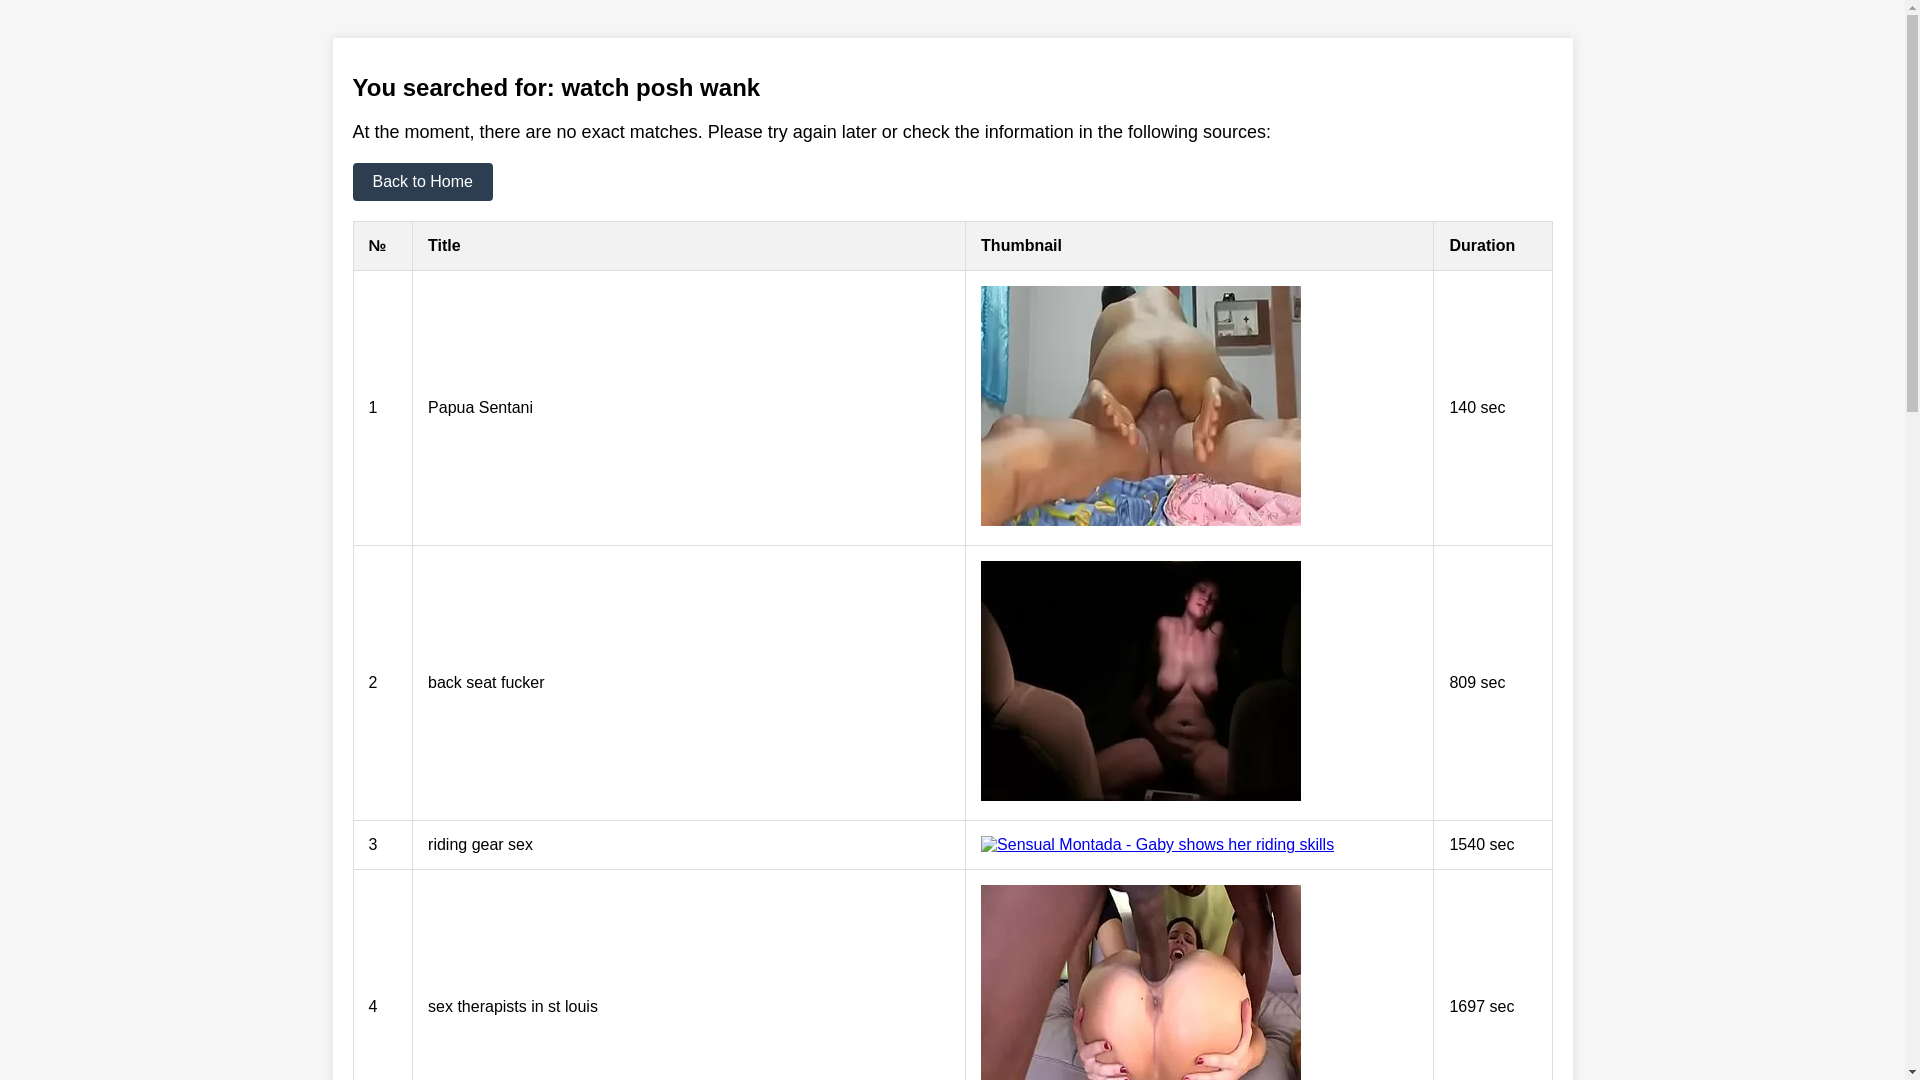 This screenshot has height=1080, width=1920. I want to click on 'Back to Home', so click(421, 181).